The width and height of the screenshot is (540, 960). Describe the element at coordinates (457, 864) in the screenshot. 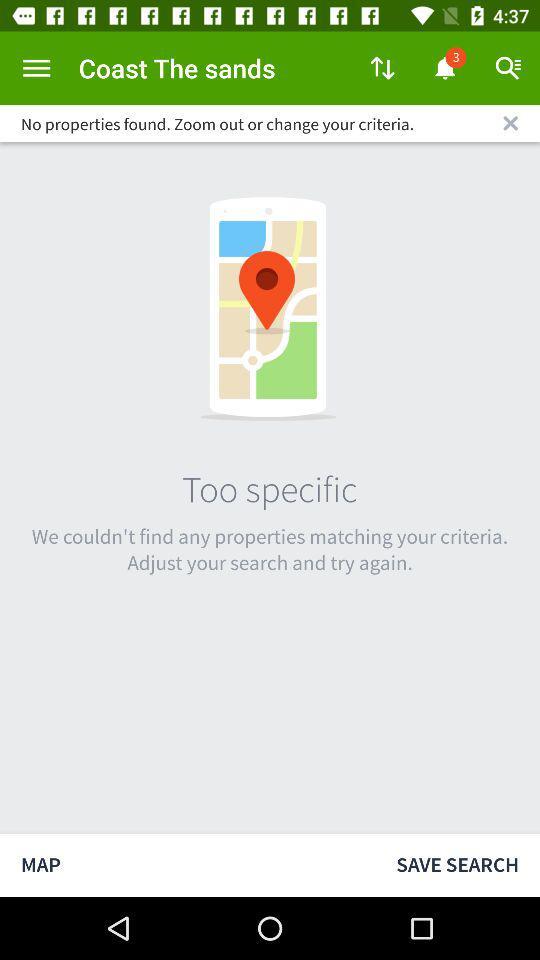

I see `the icon to the right of map` at that location.